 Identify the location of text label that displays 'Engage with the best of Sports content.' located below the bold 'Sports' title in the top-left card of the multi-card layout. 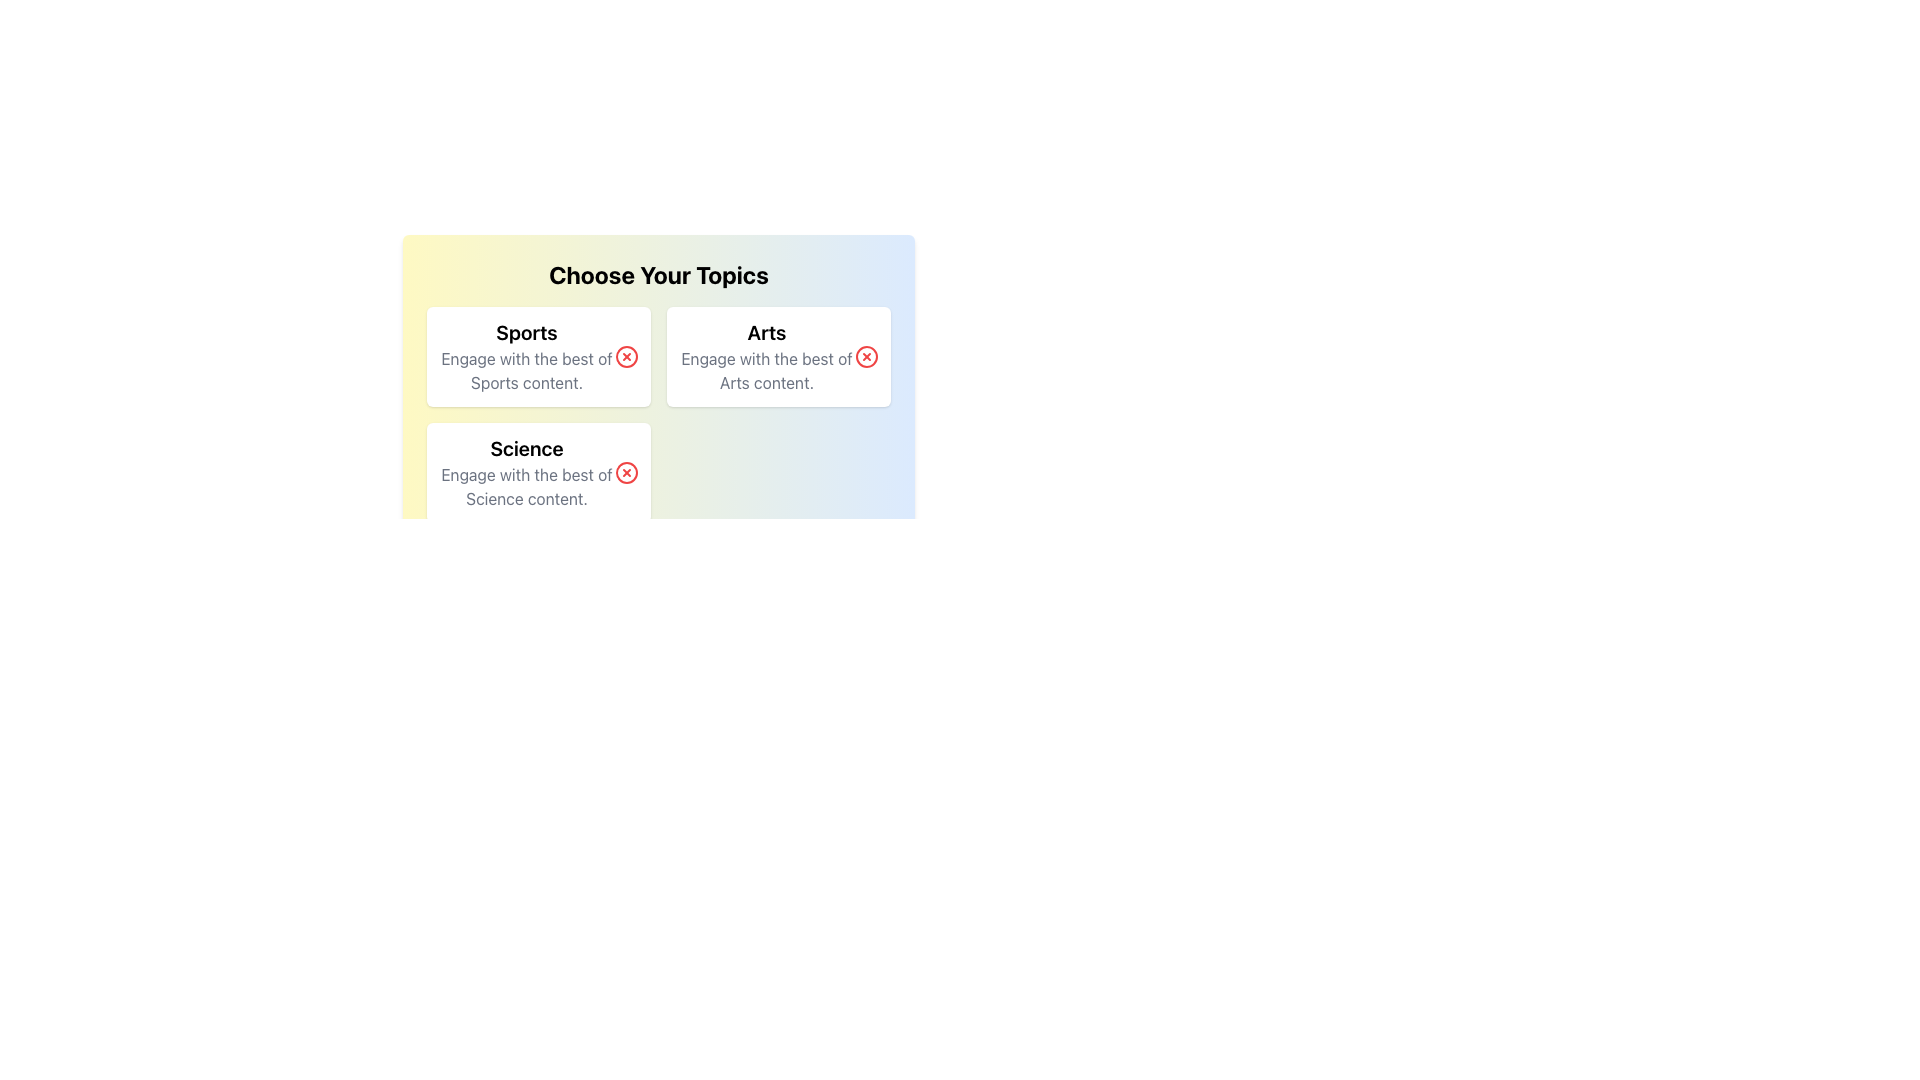
(527, 370).